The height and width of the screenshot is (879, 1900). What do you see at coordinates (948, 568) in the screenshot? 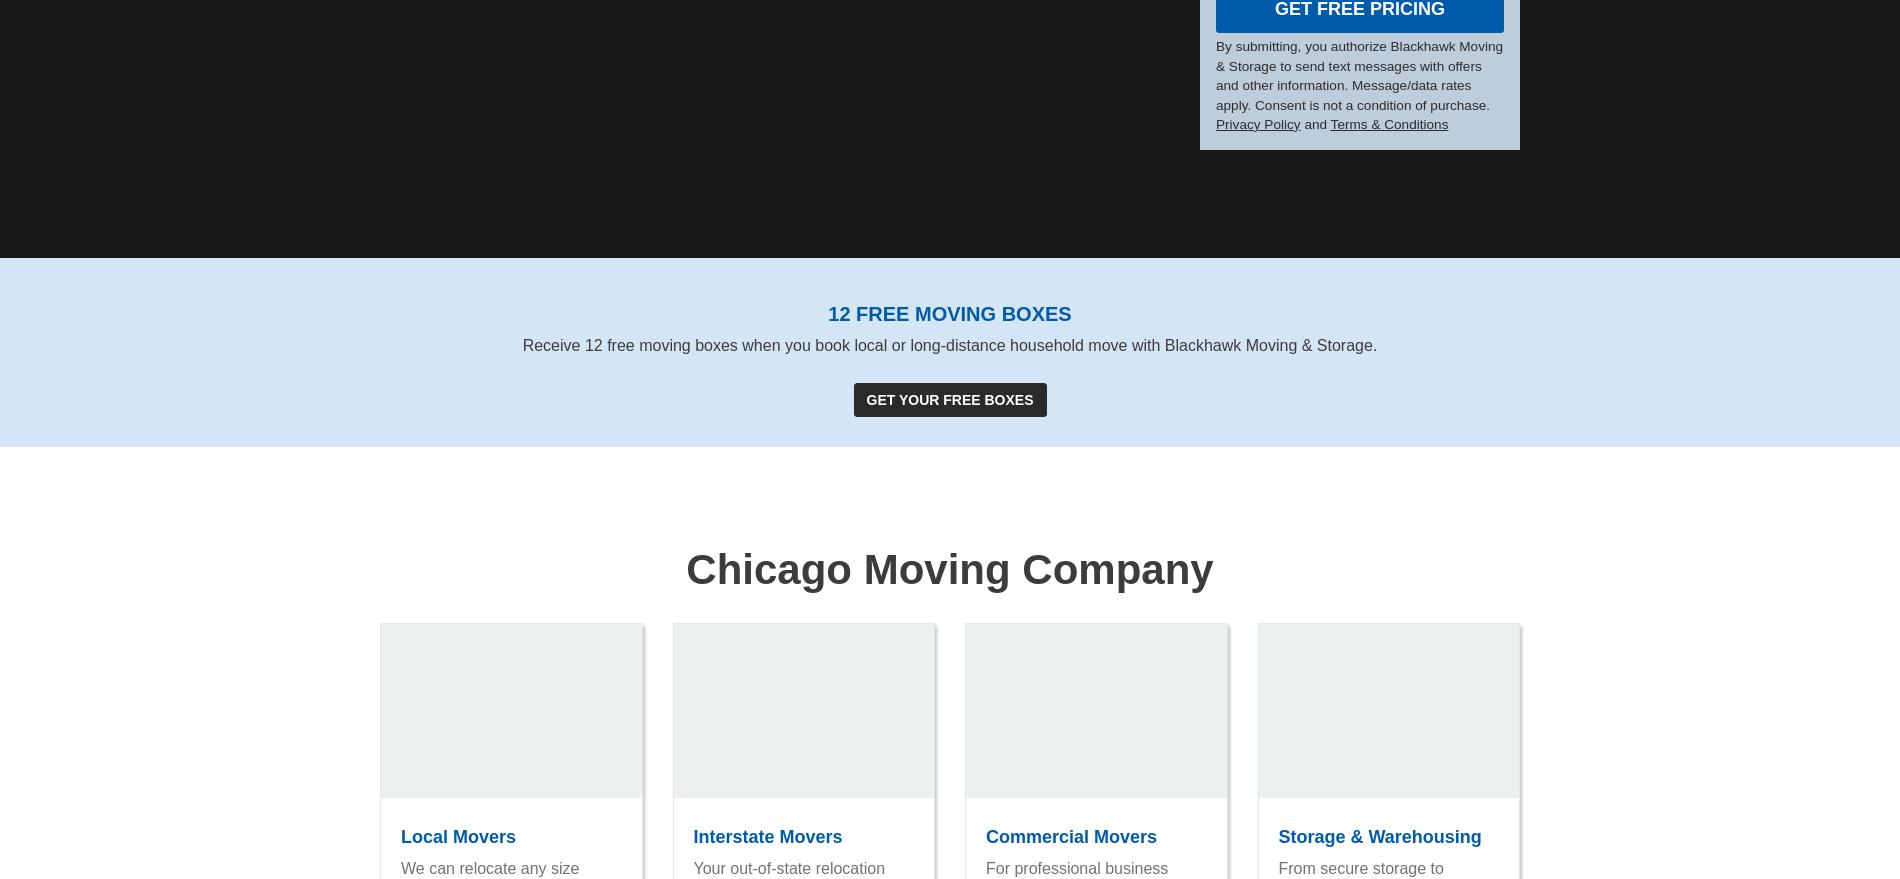
I see `'Chicago Moving Company'` at bounding box center [948, 568].